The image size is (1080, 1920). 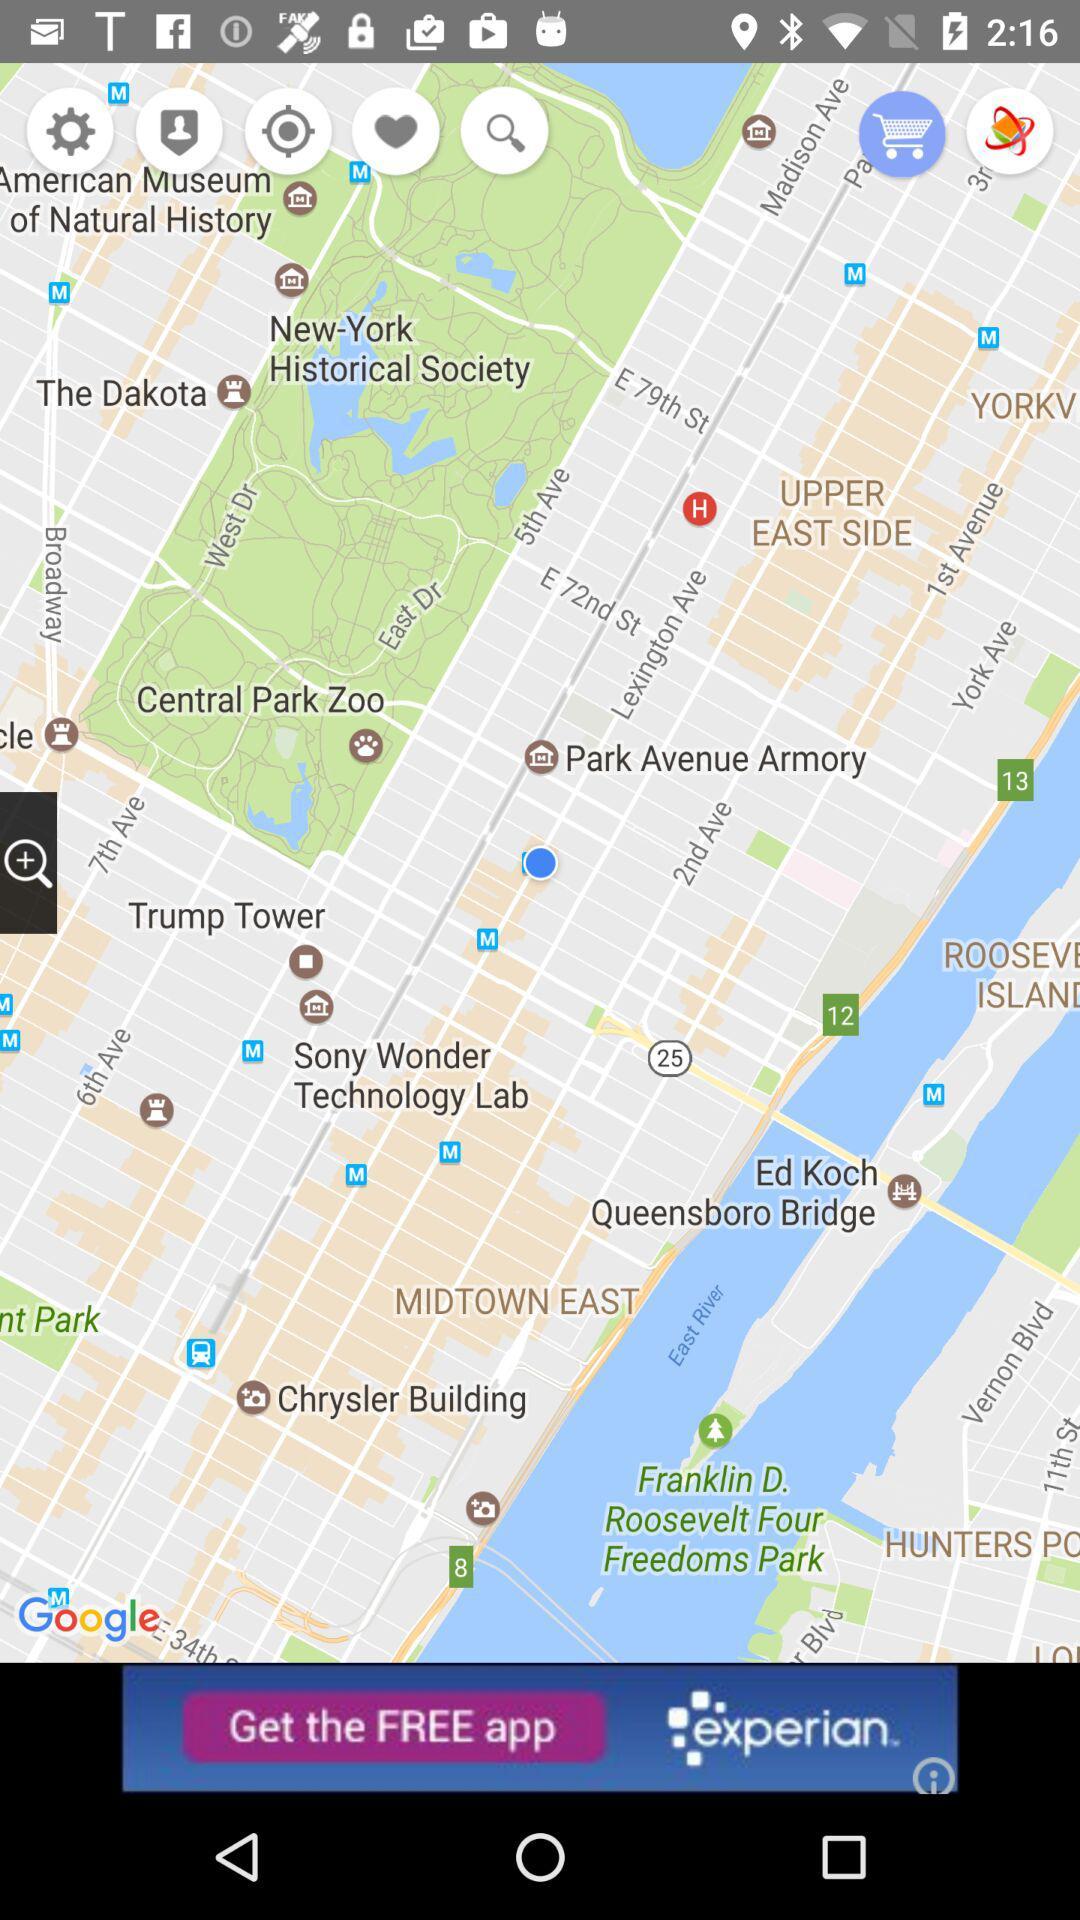 I want to click on shopping, so click(x=902, y=135).